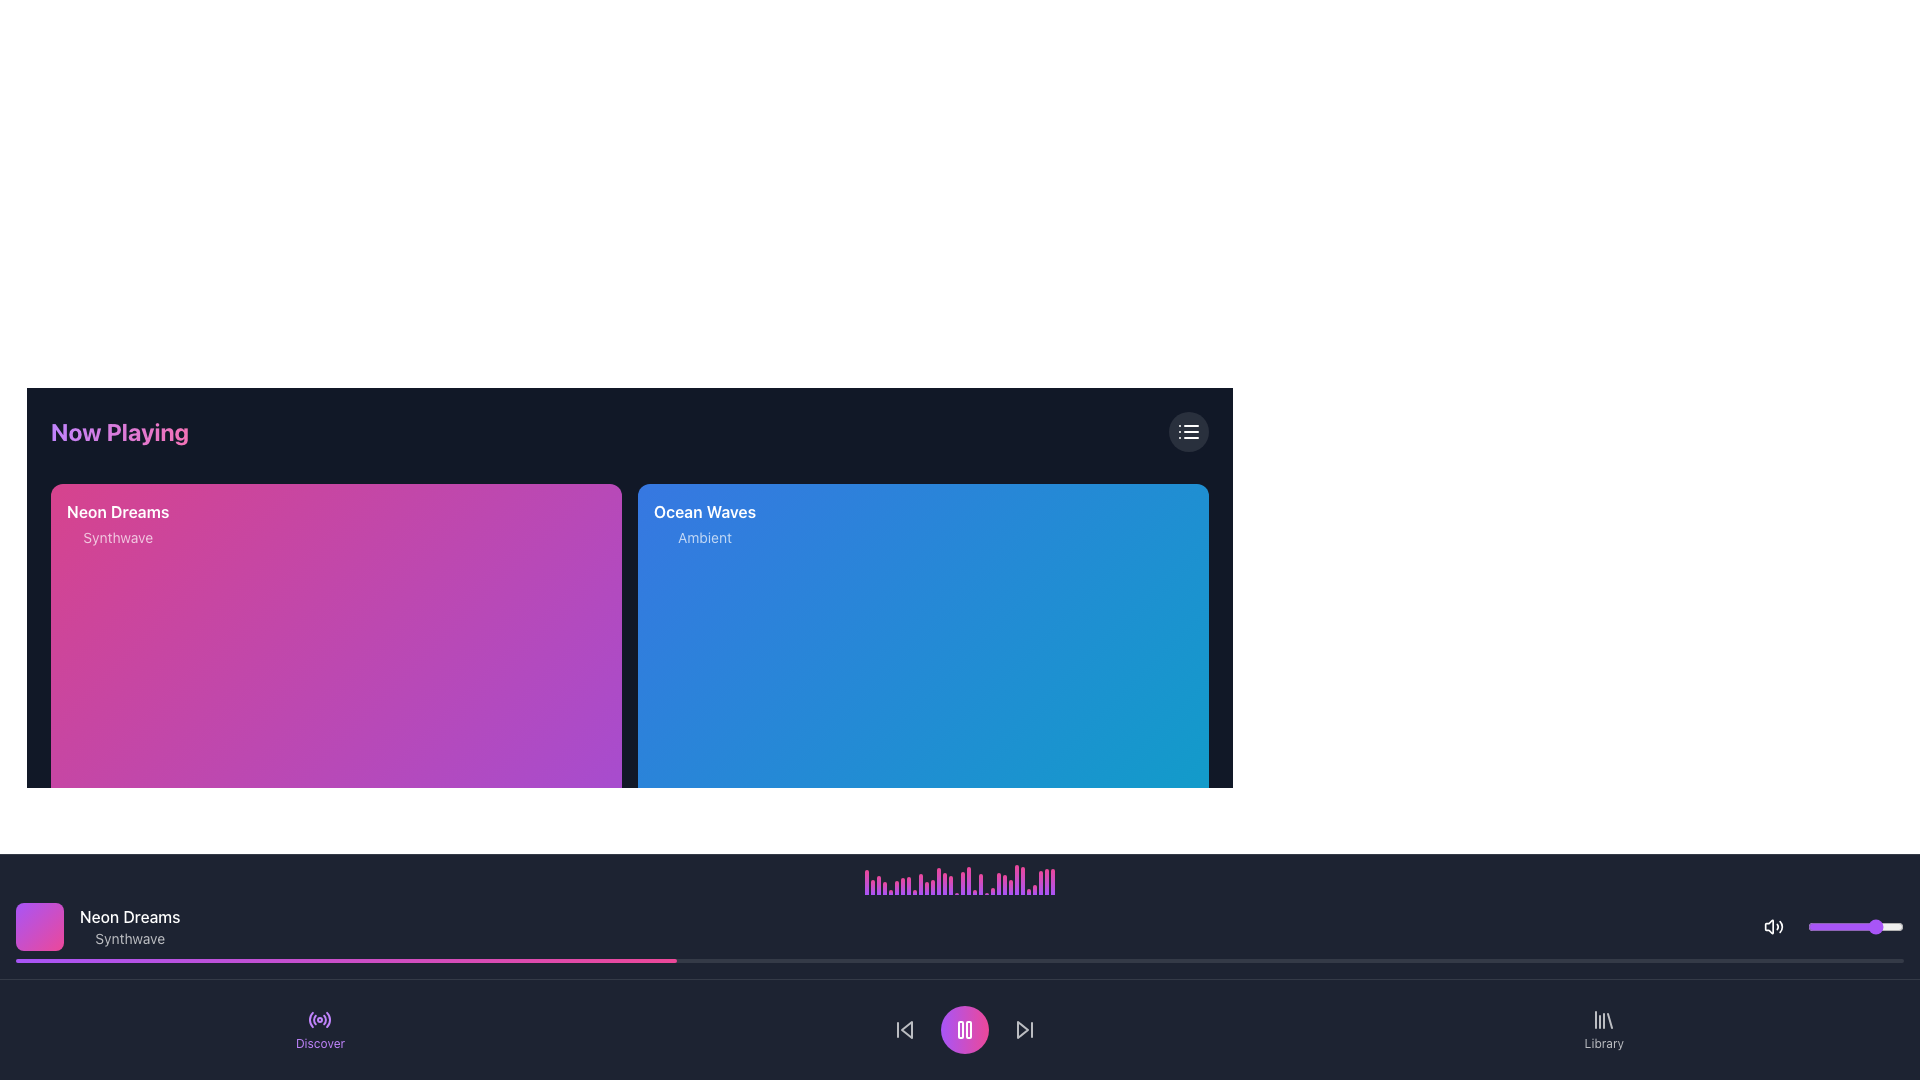 Image resolution: width=1920 pixels, height=1080 pixels. What do you see at coordinates (1022, 882) in the screenshot?
I see `the height change of the 27th bar in the graphical equalizer, which visually represents audio activity and dynamically adjusts to convey sound intensity` at bounding box center [1022, 882].